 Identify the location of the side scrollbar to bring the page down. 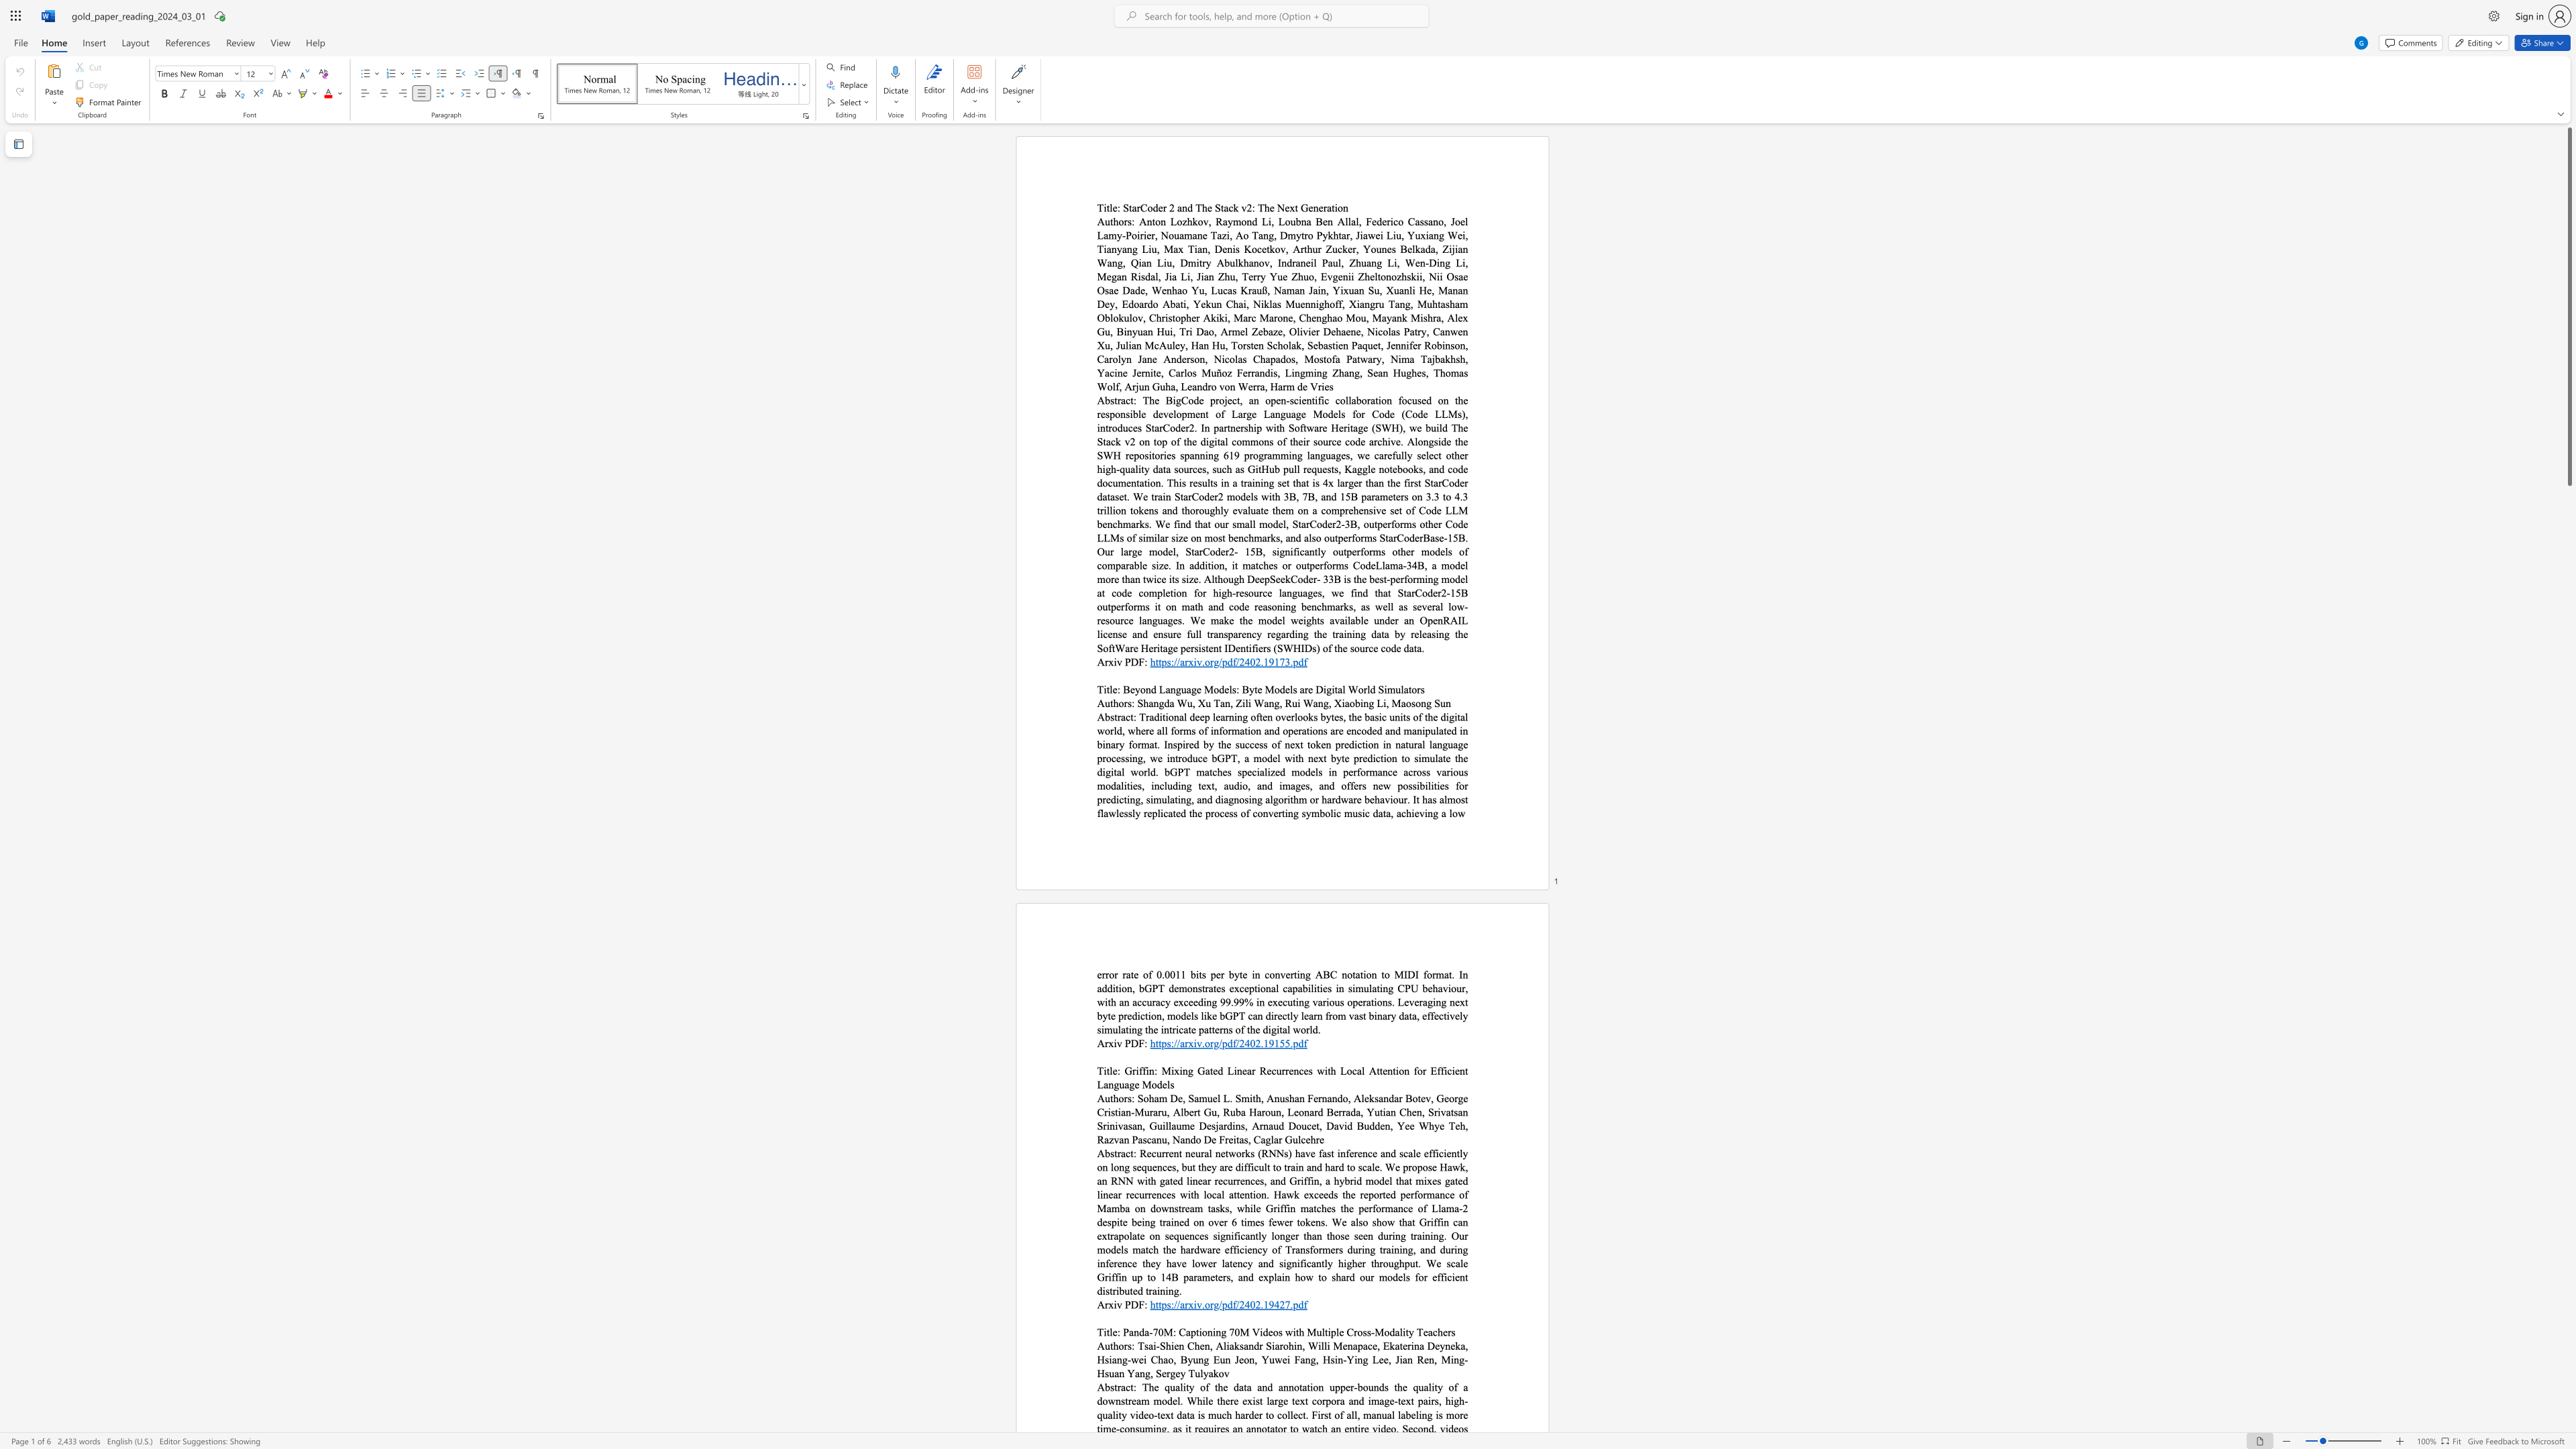
(2568, 1287).